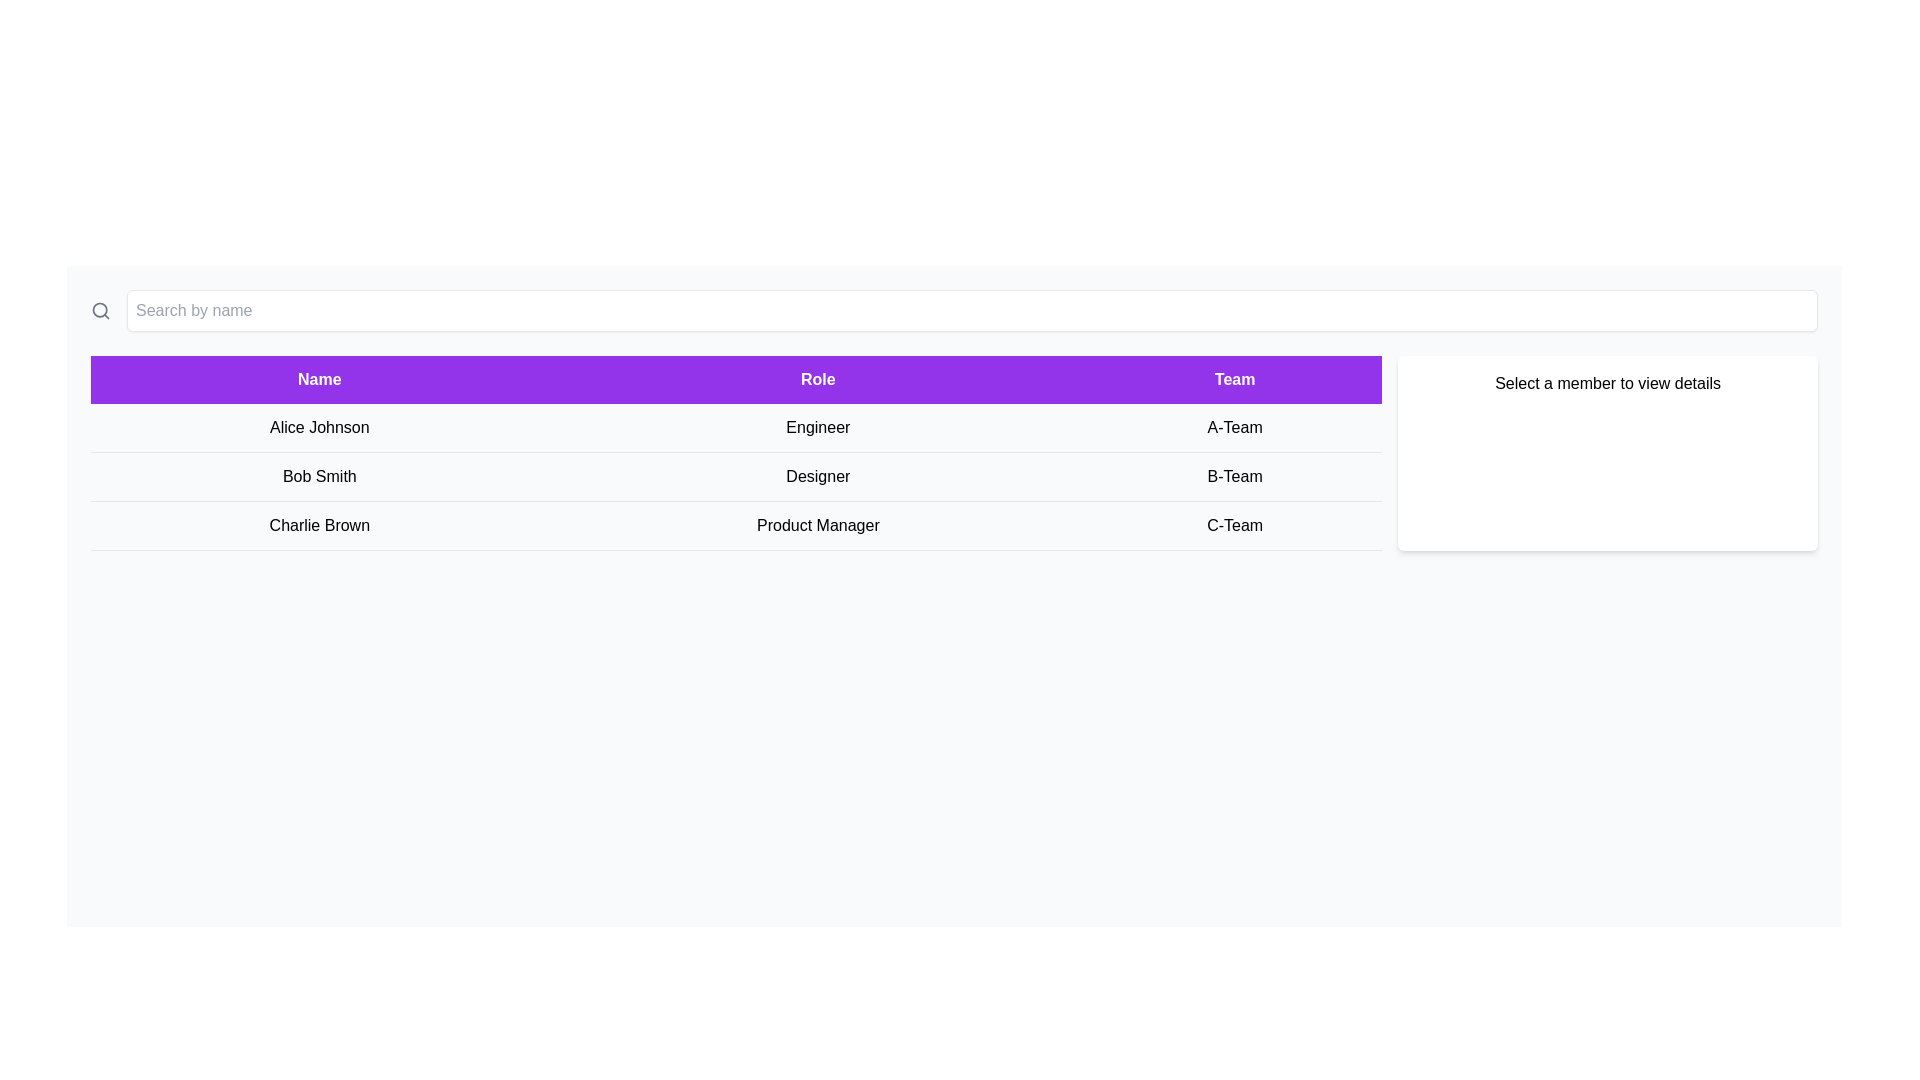 The image size is (1920, 1080). Describe the element at coordinates (318, 427) in the screenshot. I see `on the text label displaying 'Alice Johnson' located in the first column of the table beneath the 'Name' header` at that location.